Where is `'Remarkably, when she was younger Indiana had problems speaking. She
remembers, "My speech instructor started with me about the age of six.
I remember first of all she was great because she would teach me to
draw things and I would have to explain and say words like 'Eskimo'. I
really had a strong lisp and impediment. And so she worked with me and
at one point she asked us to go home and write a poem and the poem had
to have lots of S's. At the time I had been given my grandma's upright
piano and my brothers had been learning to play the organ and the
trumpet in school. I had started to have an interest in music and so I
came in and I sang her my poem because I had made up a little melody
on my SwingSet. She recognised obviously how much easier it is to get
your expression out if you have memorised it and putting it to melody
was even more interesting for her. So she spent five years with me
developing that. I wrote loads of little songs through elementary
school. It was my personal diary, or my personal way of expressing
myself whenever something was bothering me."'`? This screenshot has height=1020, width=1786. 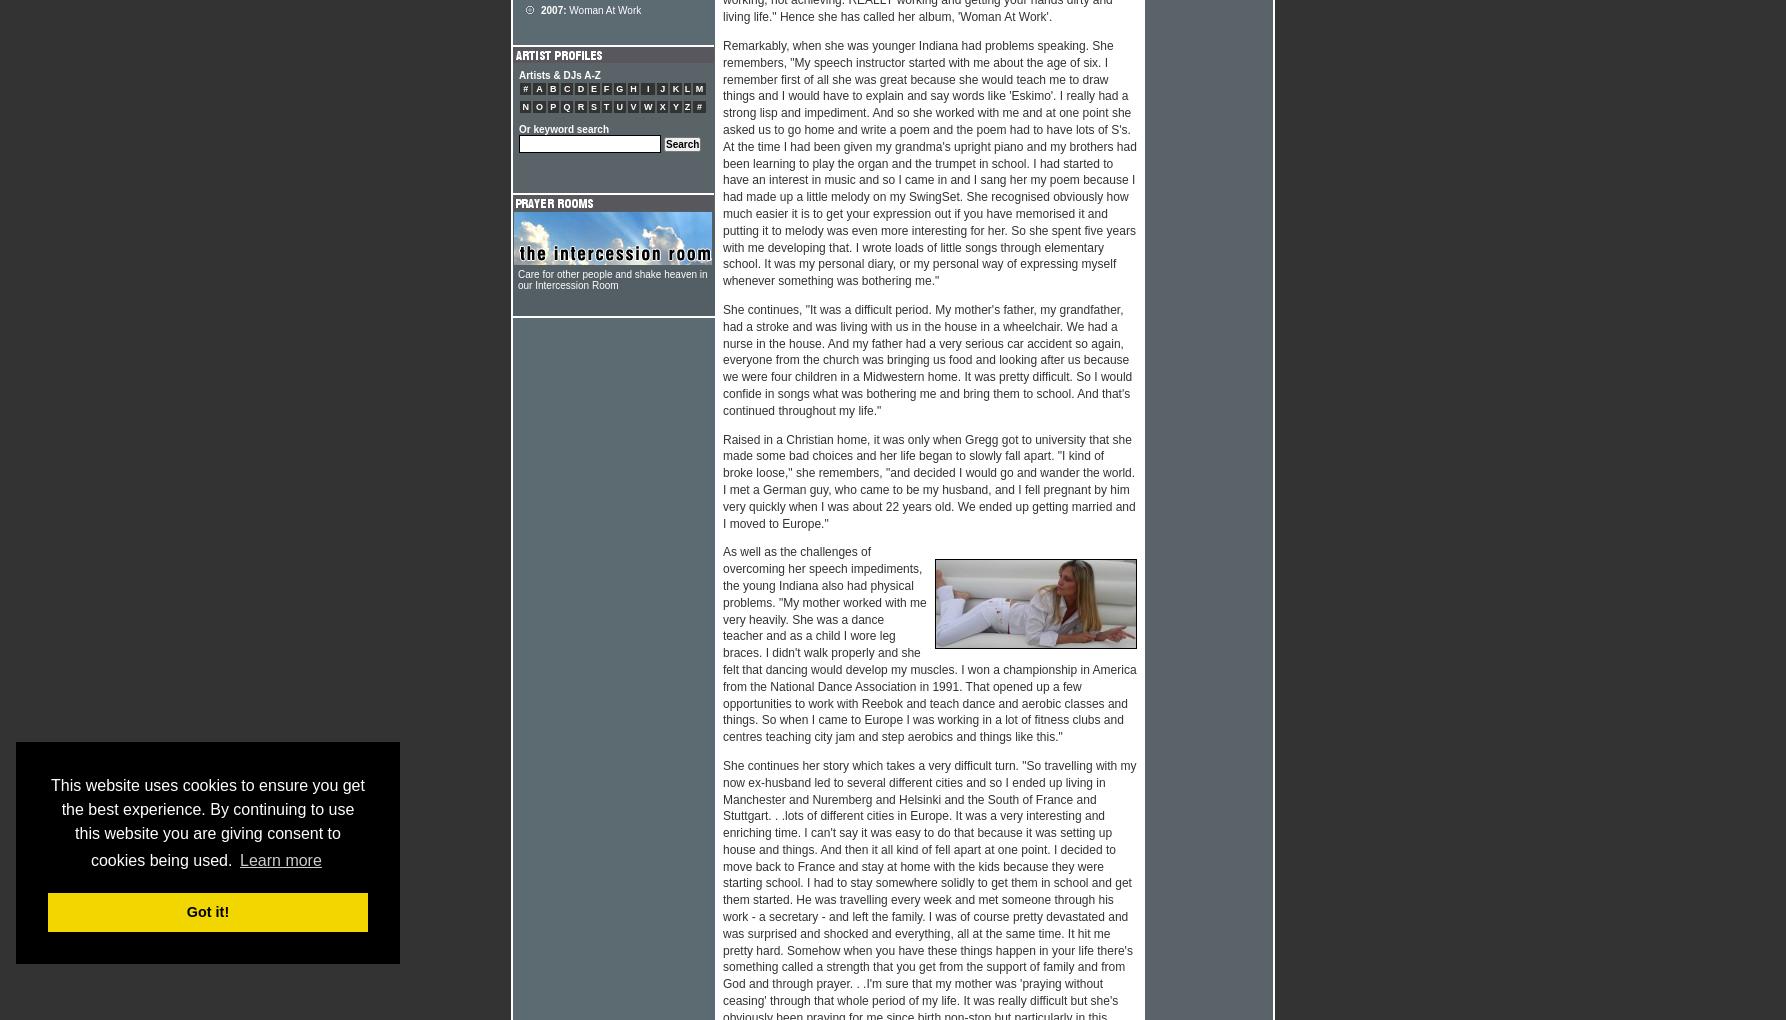
'Remarkably, when she was younger Indiana had problems speaking. She
remembers, "My speech instructor started with me about the age of six.
I remember first of all she was great because she would teach me to
draw things and I would have to explain and say words like 'Eskimo'. I
really had a strong lisp and impediment. And so she worked with me and
at one point she asked us to go home and write a poem and the poem had
to have lots of S's. At the time I had been given my grandma's upright
piano and my brothers had been learning to play the organ and the
trumpet in school. I had started to have an interest in music and so I
came in and I sang her my poem because I had made up a little melody
on my SwingSet. She recognised obviously how much easier it is to get
your expression out if you have memorised it and putting it to melody
was even more interesting for her. So she spent five years with me
developing that. I wrote loads of little songs through elementary
school. It was my personal diary, or my personal way of expressing
myself whenever something was bothering me."' is located at coordinates (929, 163).